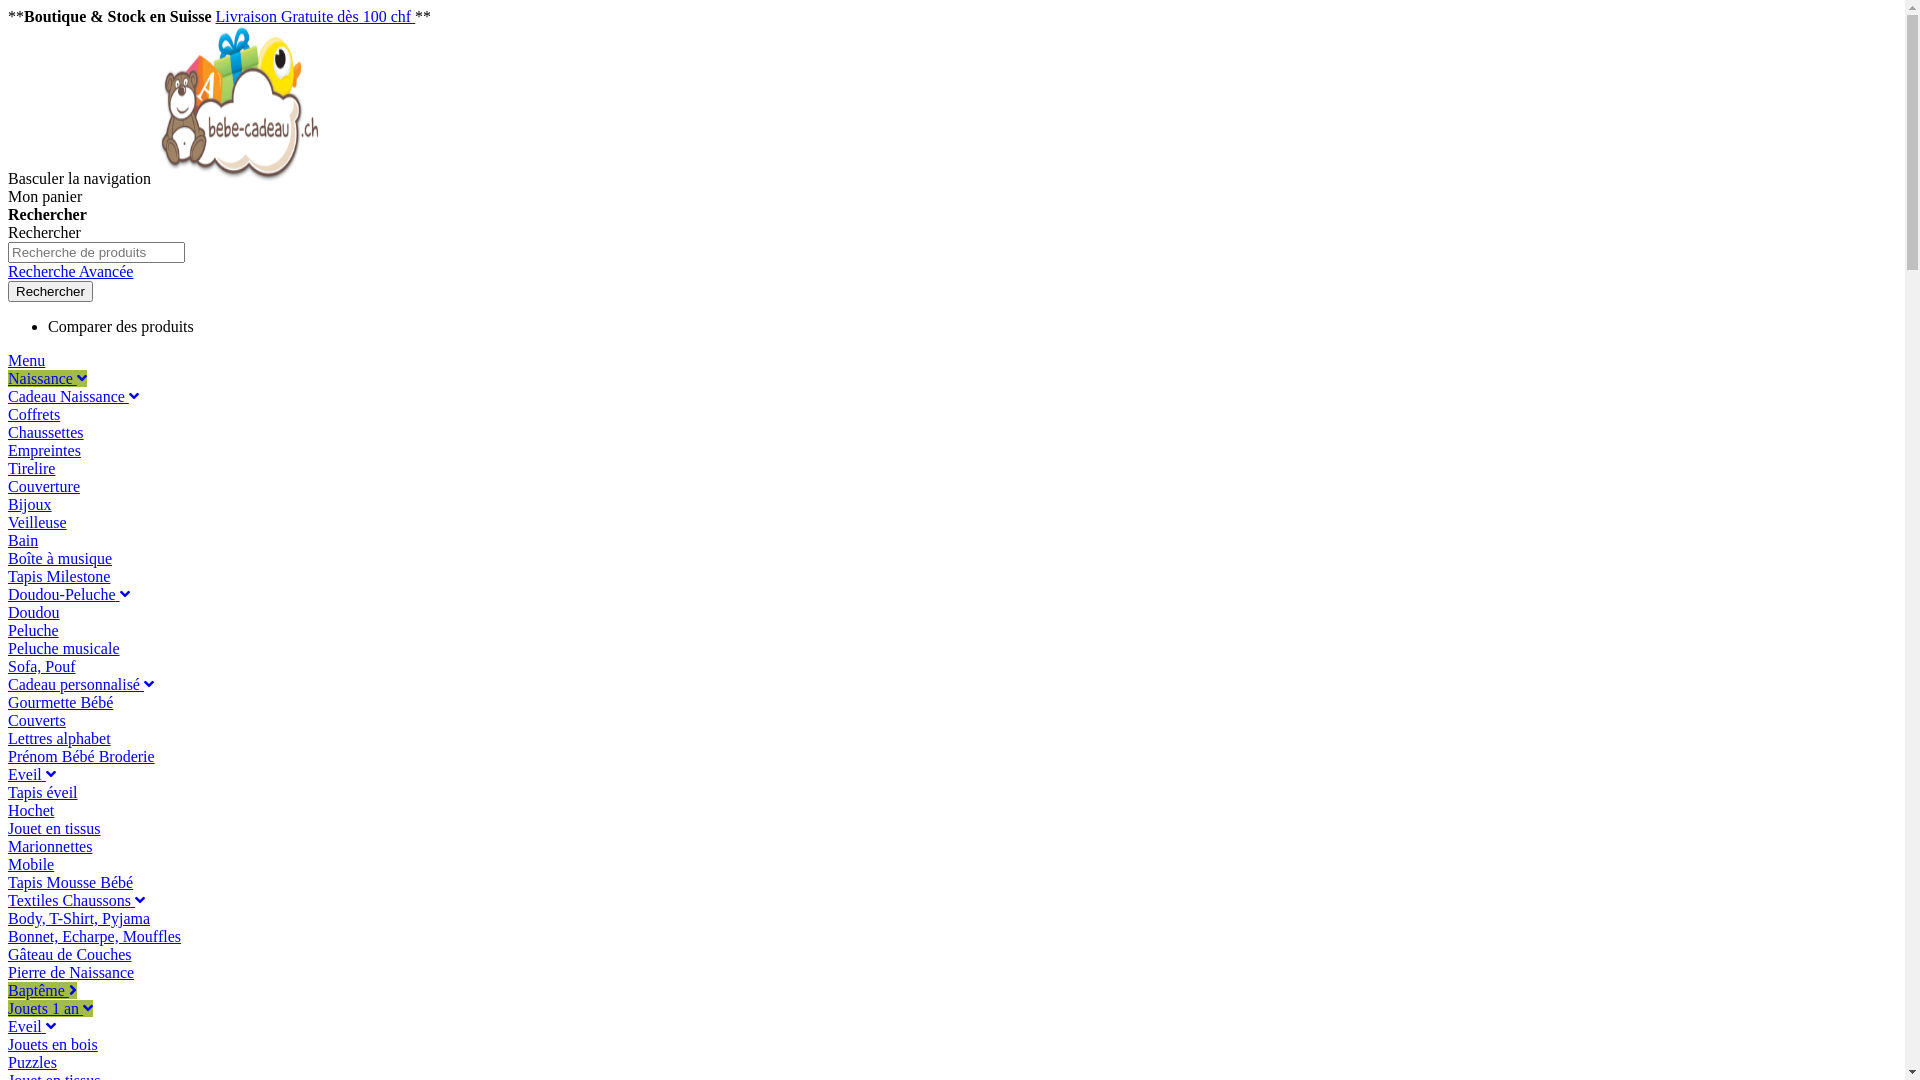 The image size is (1920, 1080). What do you see at coordinates (47, 378) in the screenshot?
I see `'Naissance'` at bounding box center [47, 378].